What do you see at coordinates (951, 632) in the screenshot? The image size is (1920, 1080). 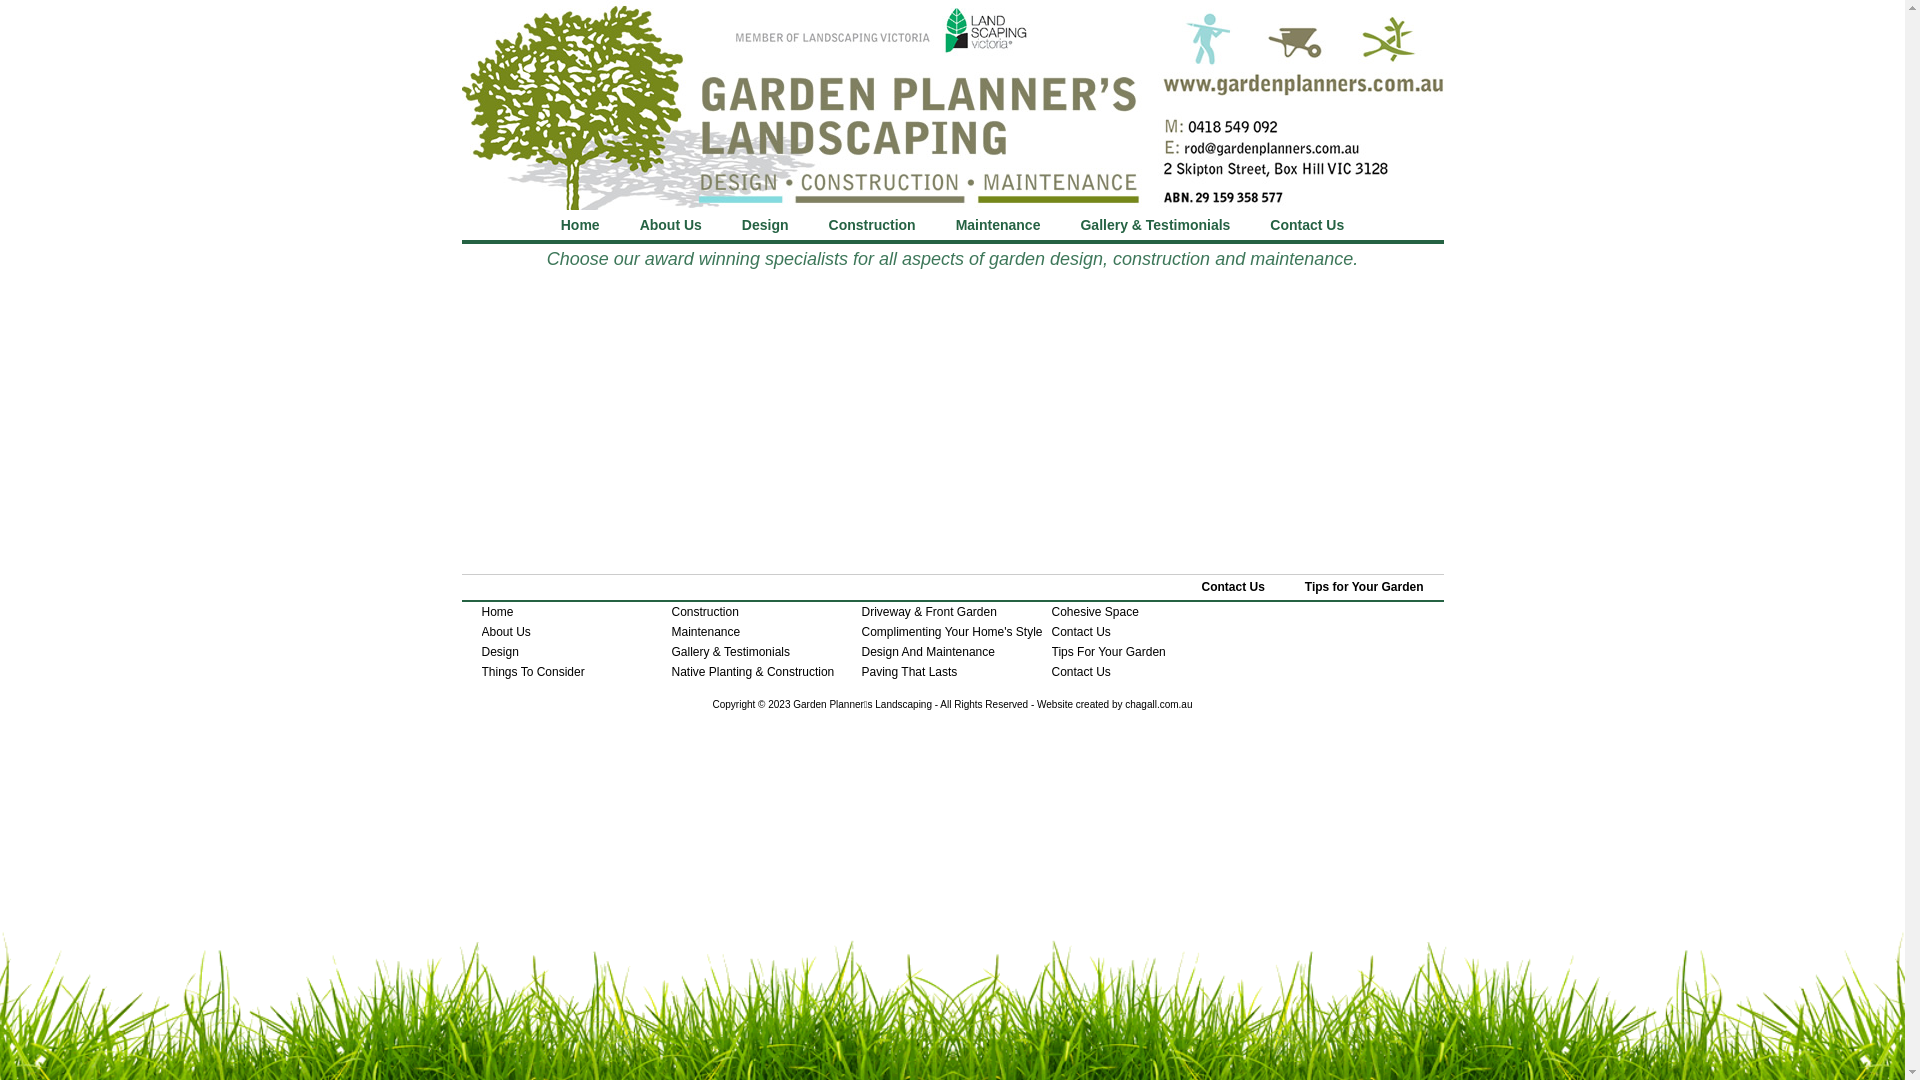 I see `'Complimenting Your Home's Style'` at bounding box center [951, 632].